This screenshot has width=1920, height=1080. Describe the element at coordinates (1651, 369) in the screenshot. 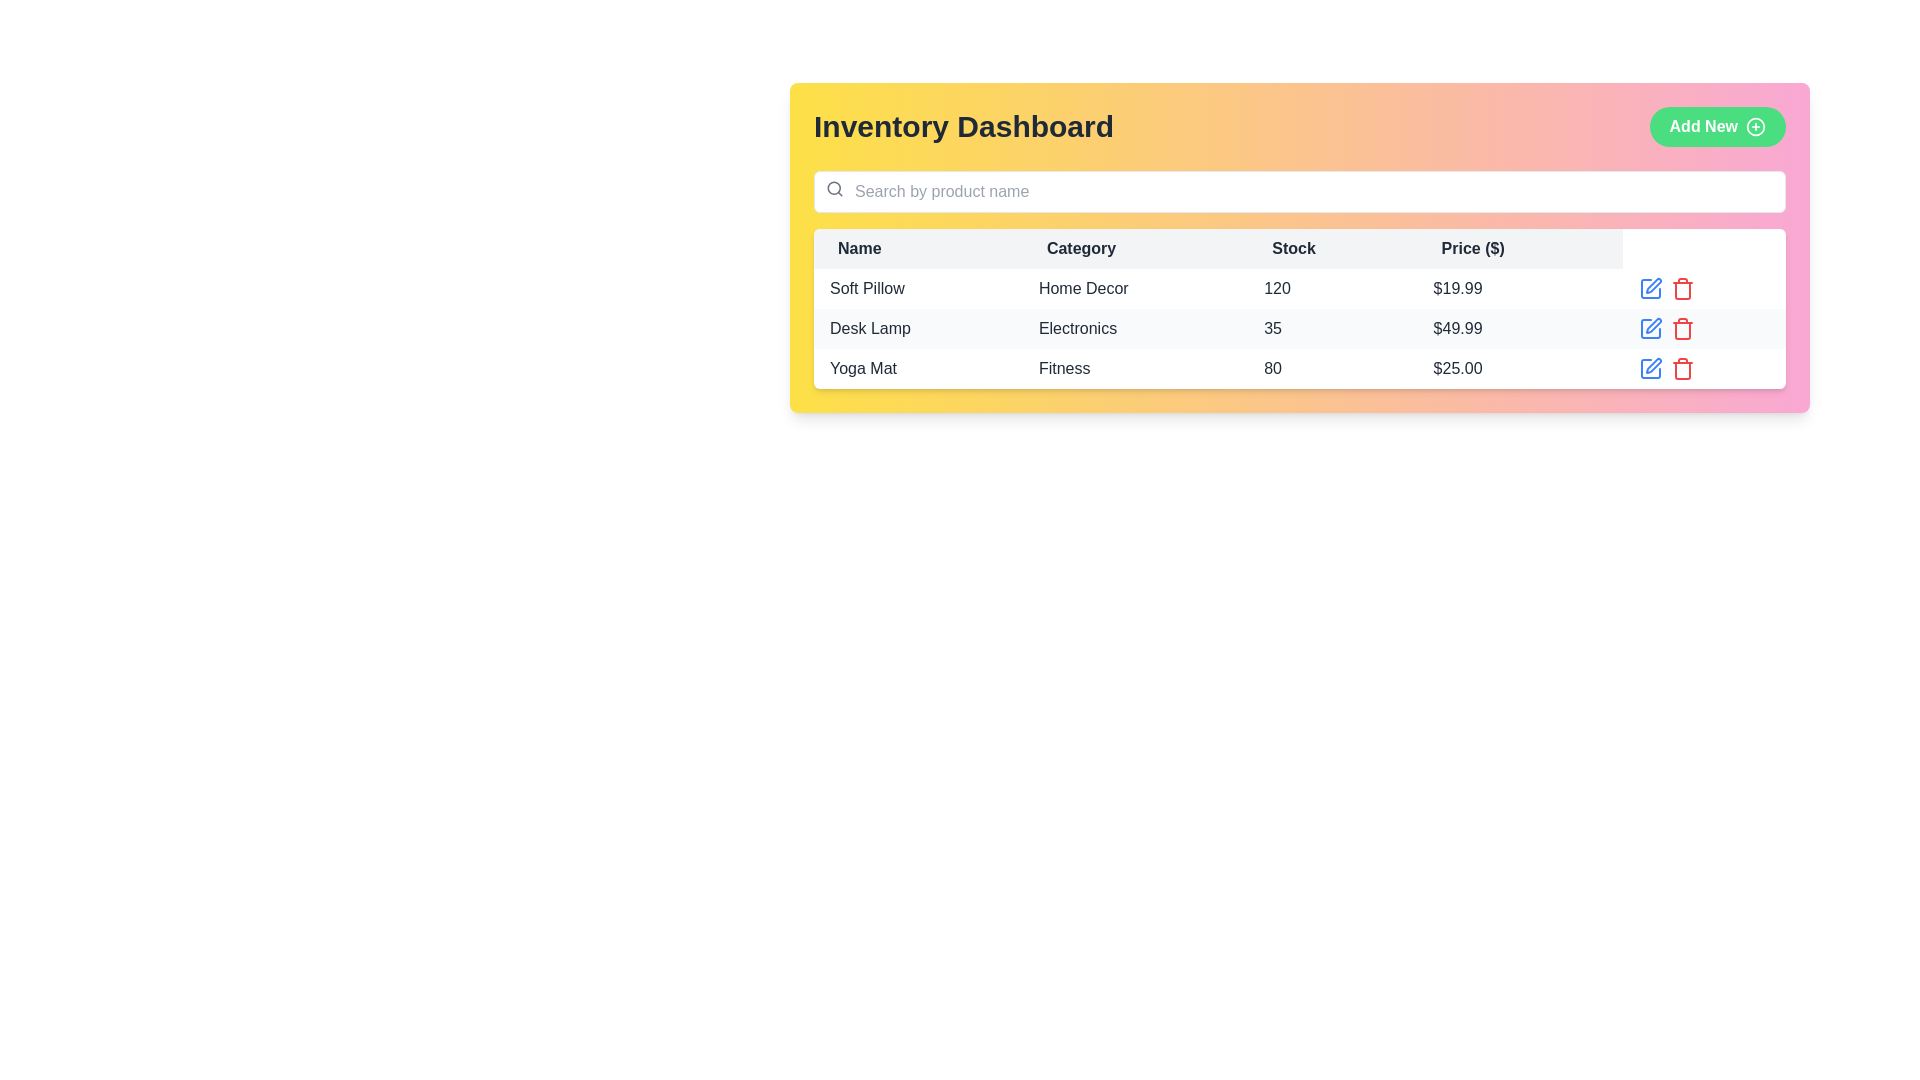

I see `the edit button located in the last row of the table under the 'Price' column group` at that location.